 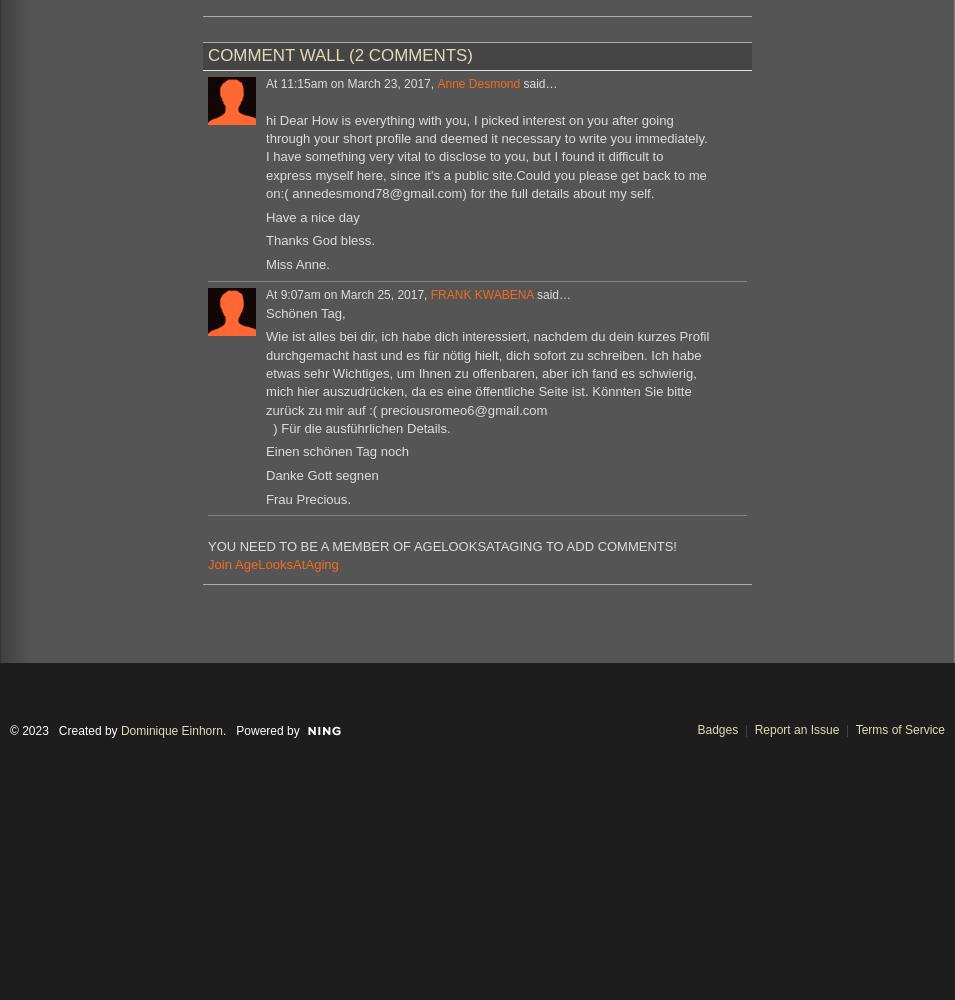 What do you see at coordinates (260, 729) in the screenshot?
I see `'.             
    Powered by'` at bounding box center [260, 729].